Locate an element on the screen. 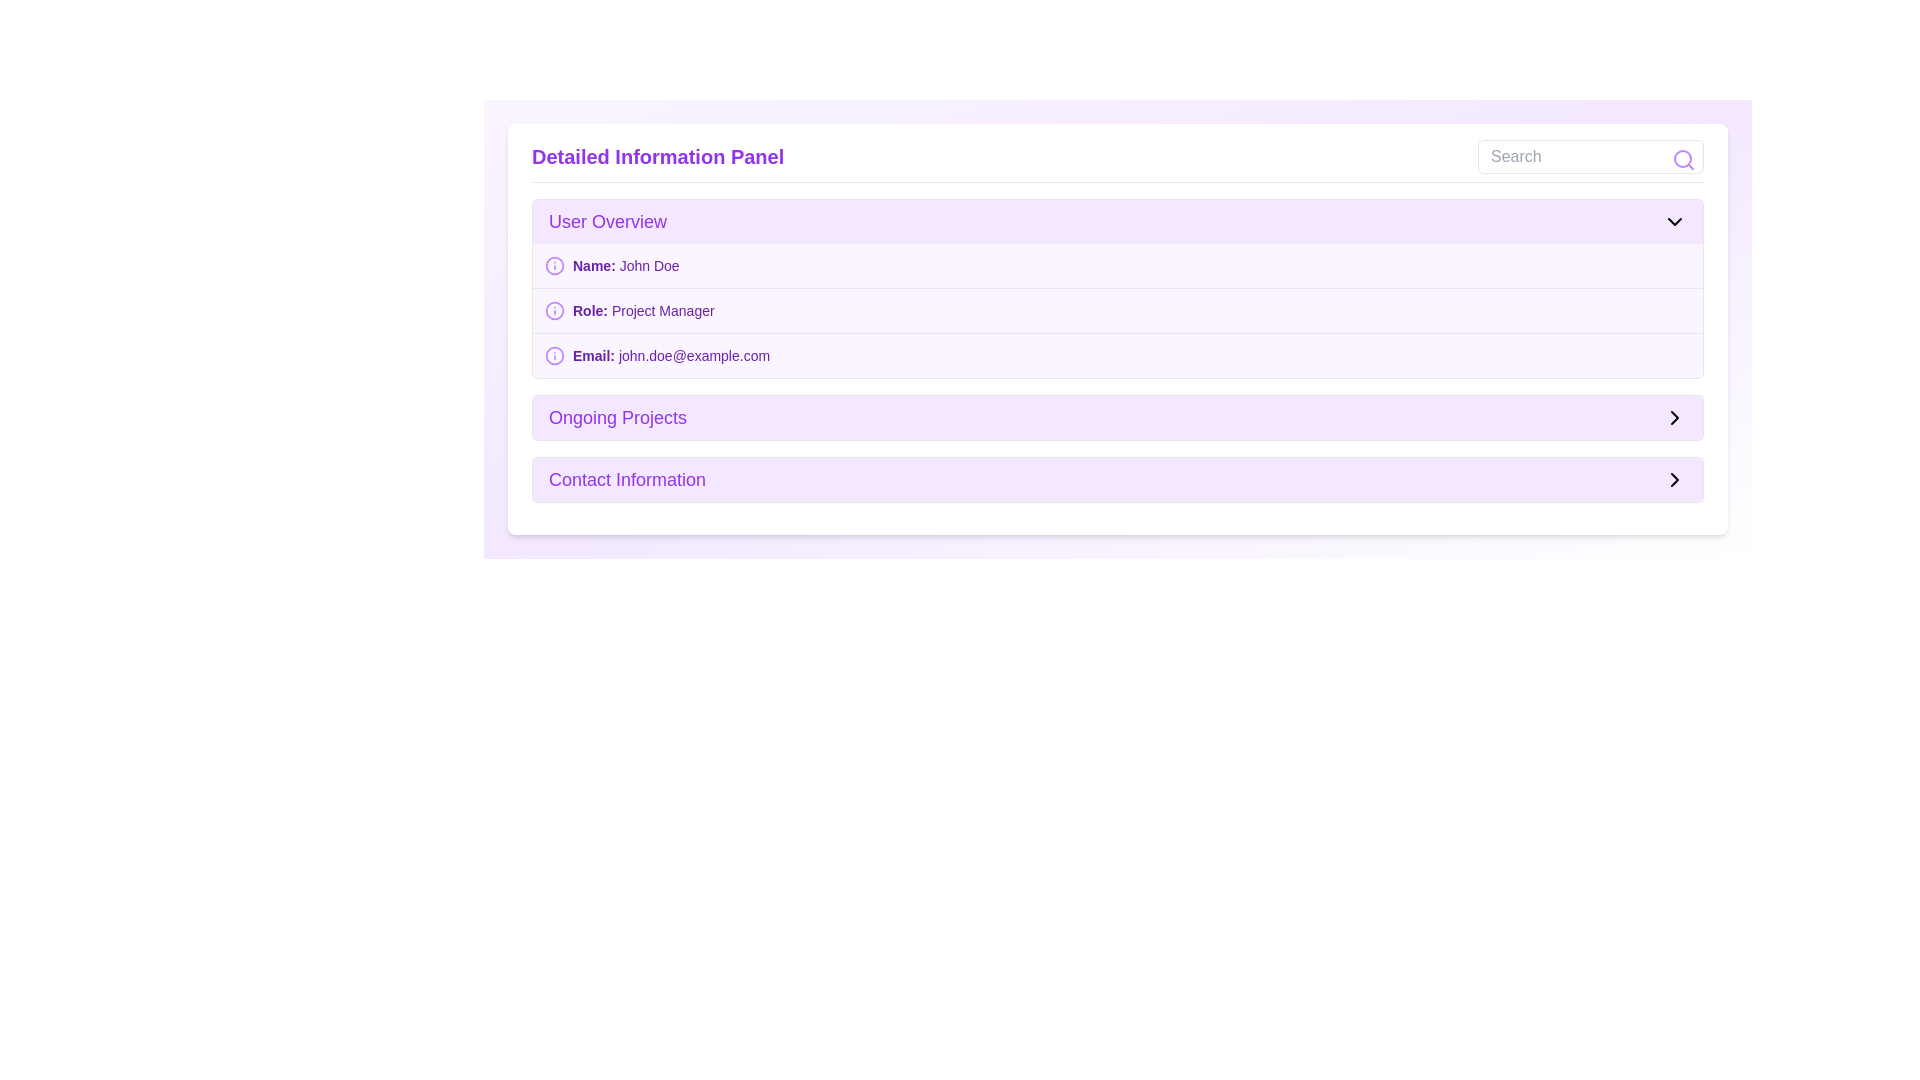 This screenshot has height=1080, width=1920. the rightward pointing chevron icon with a black stroke in the 'Ongoing Projects' section is located at coordinates (1675, 416).